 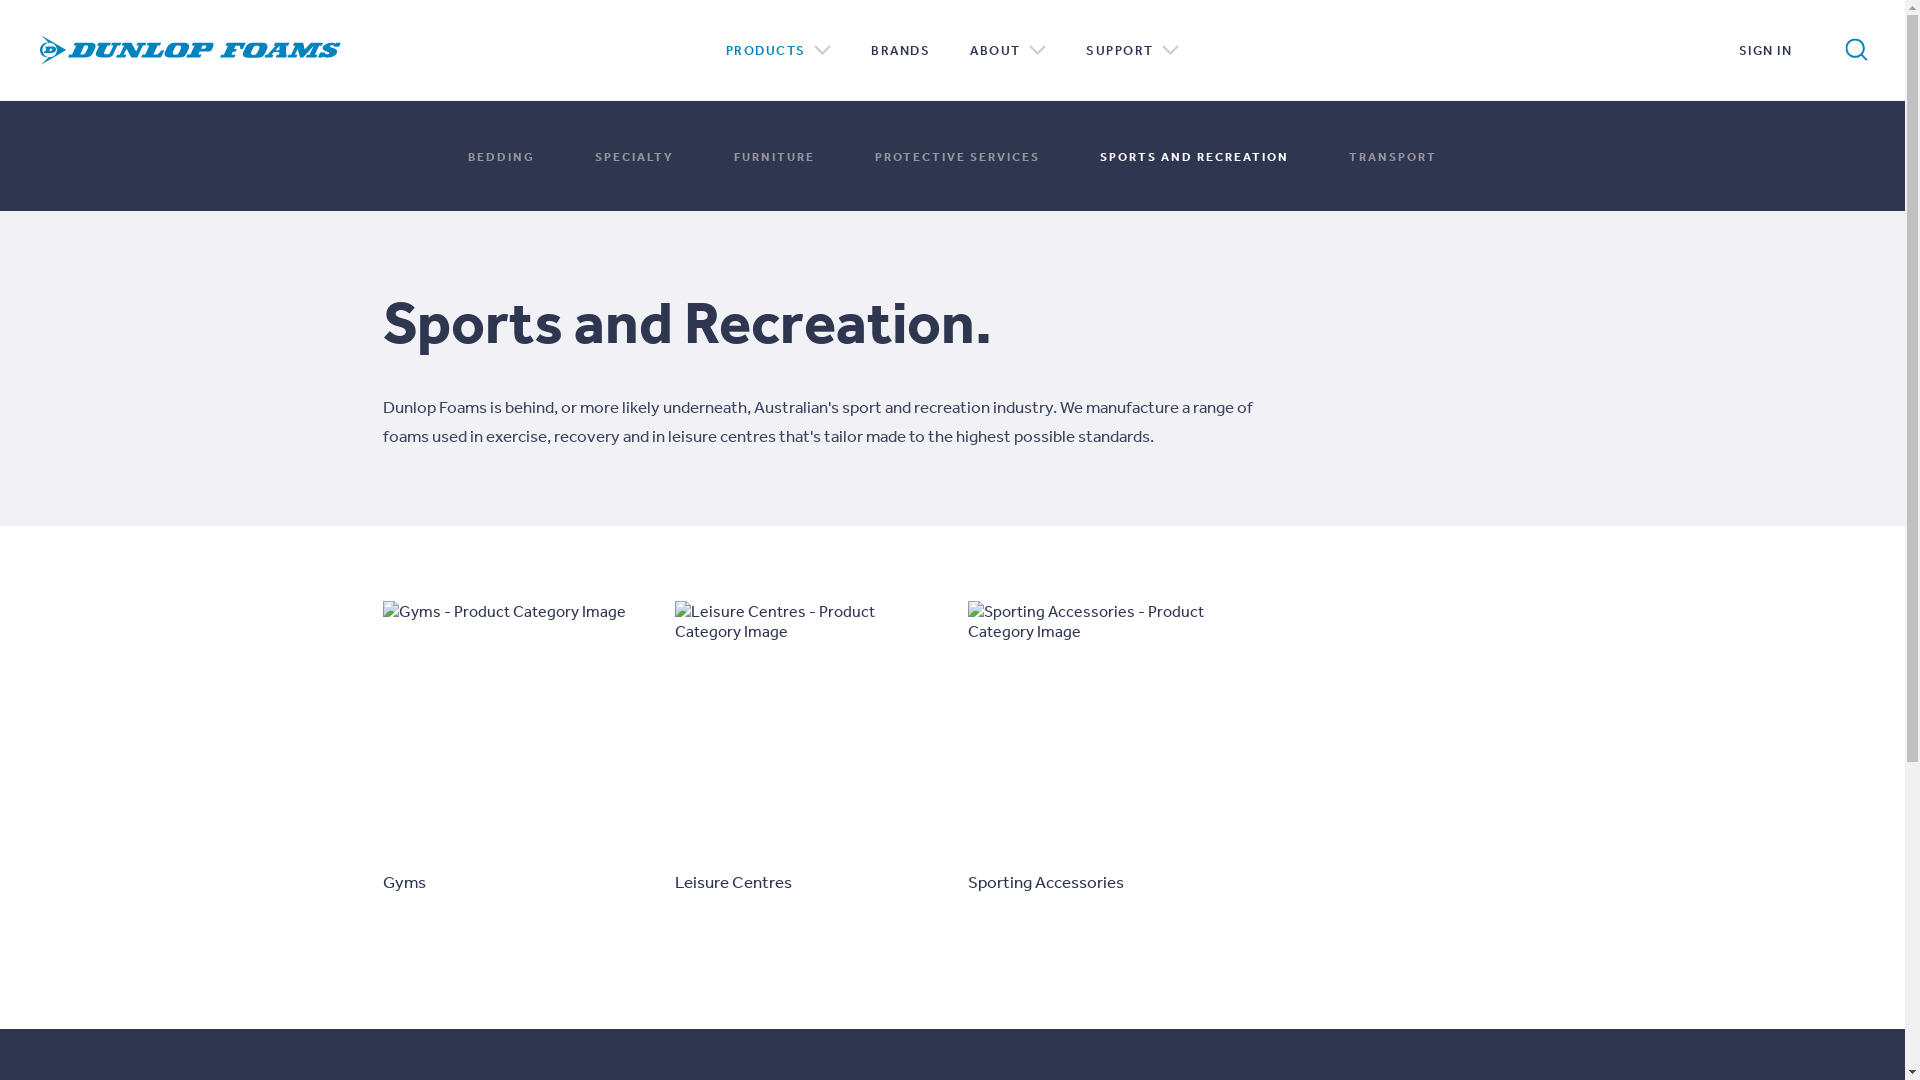 I want to click on 'PRODUCTS', so click(x=777, y=49).